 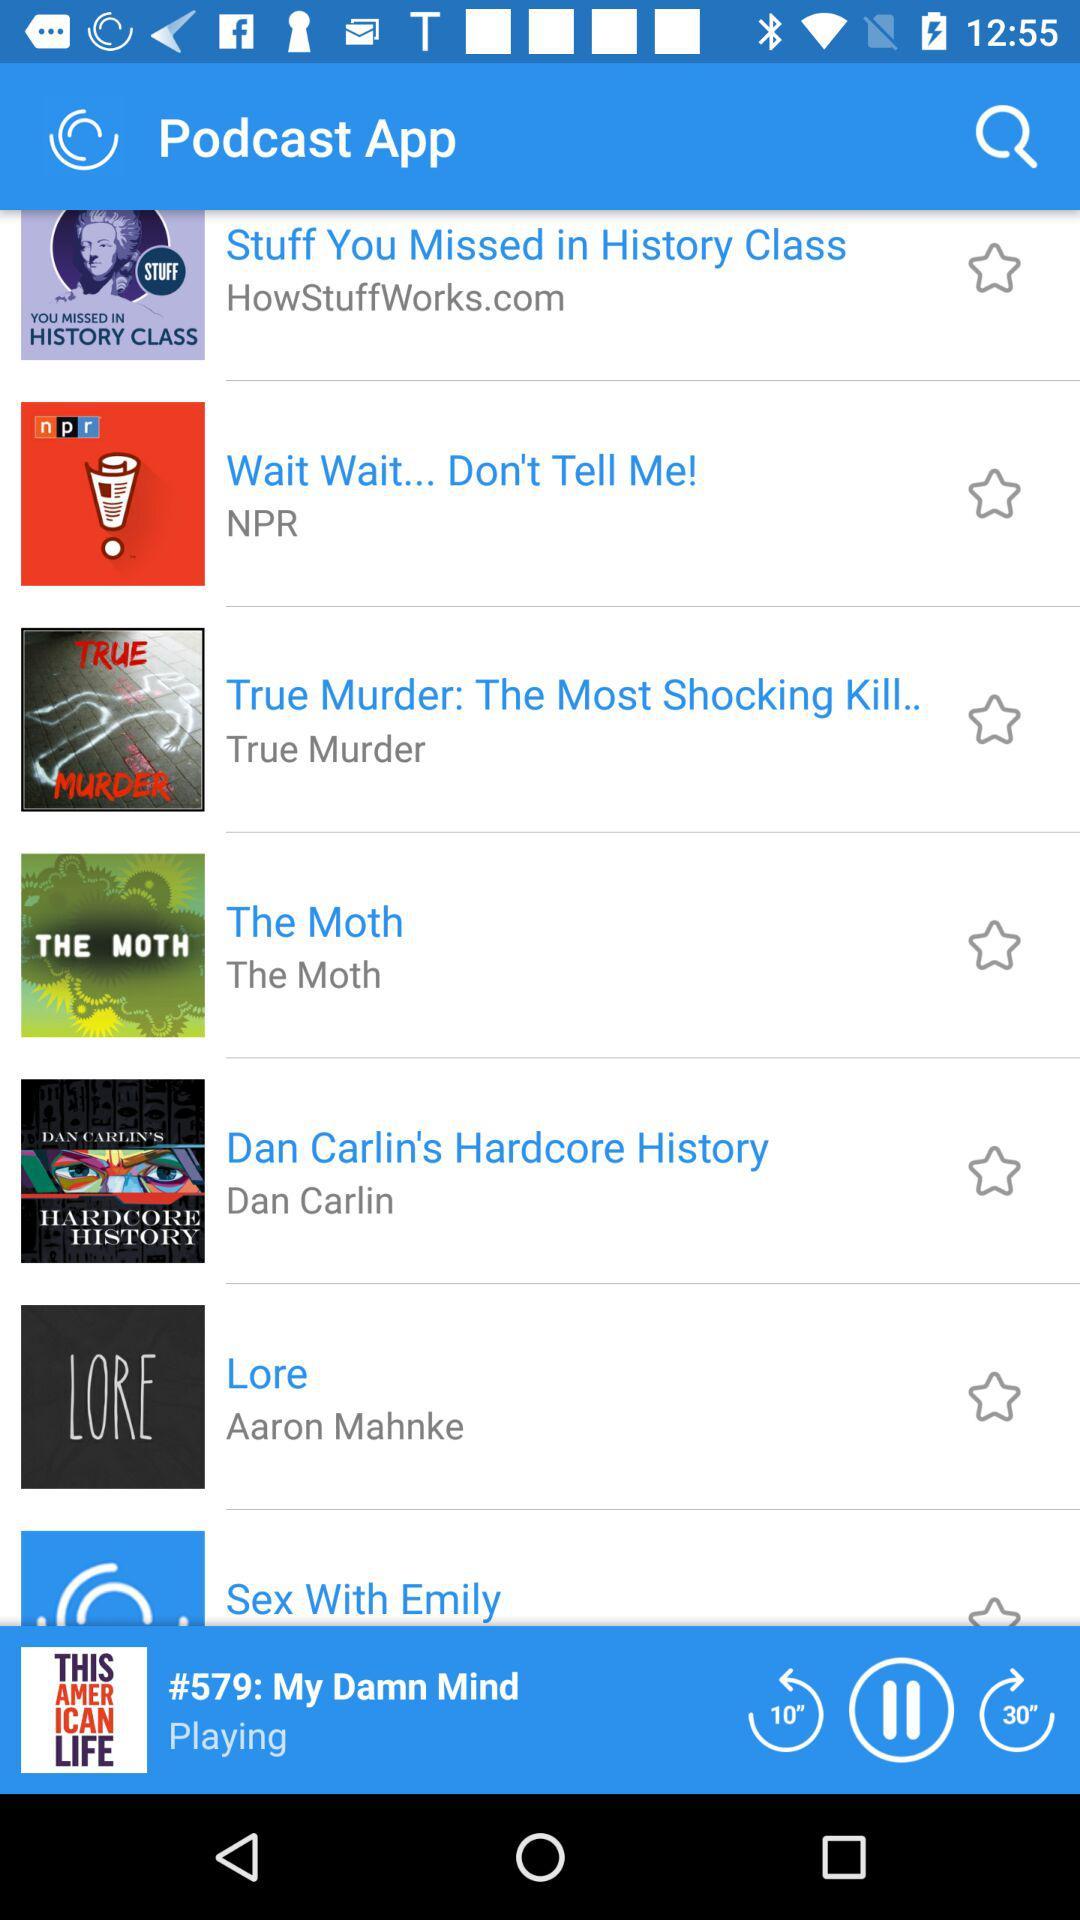 I want to click on as favorite, so click(x=994, y=719).